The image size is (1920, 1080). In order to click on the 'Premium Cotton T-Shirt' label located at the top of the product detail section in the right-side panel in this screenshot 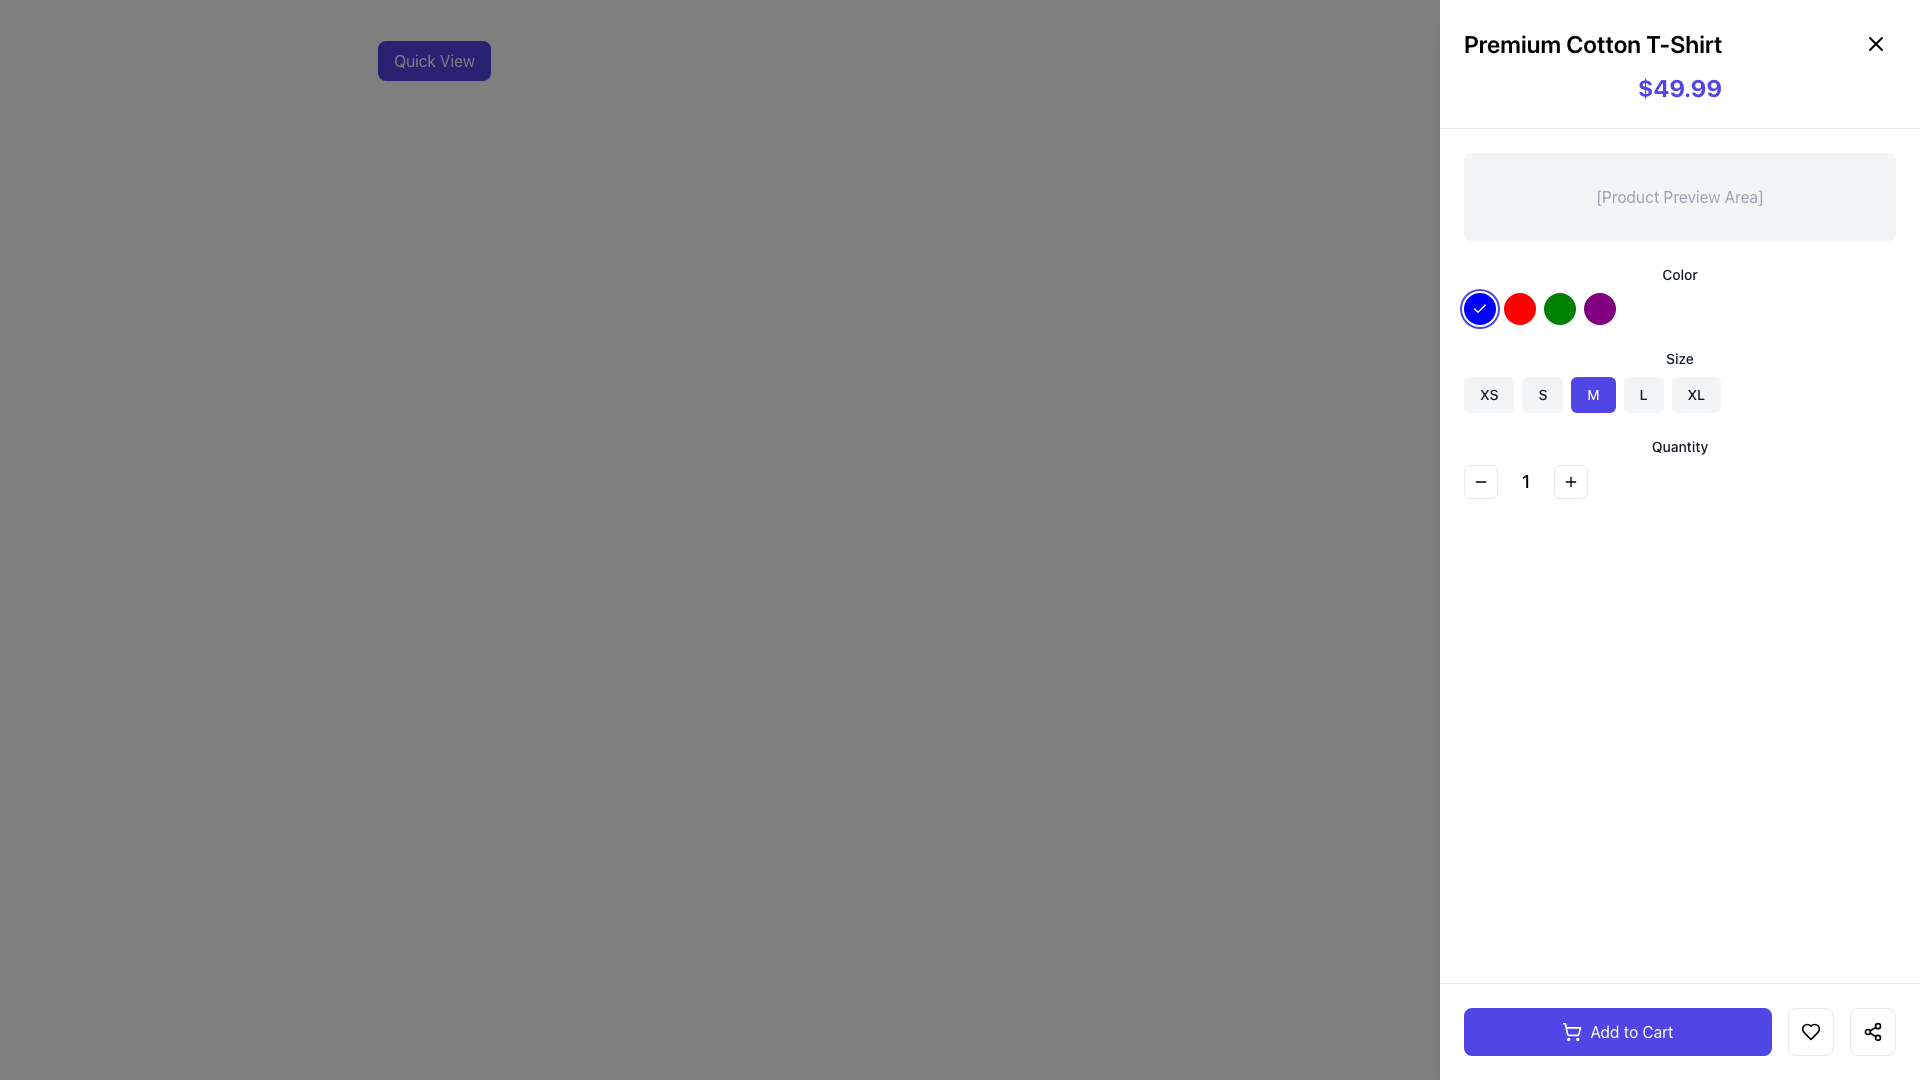, I will do `click(1680, 43)`.